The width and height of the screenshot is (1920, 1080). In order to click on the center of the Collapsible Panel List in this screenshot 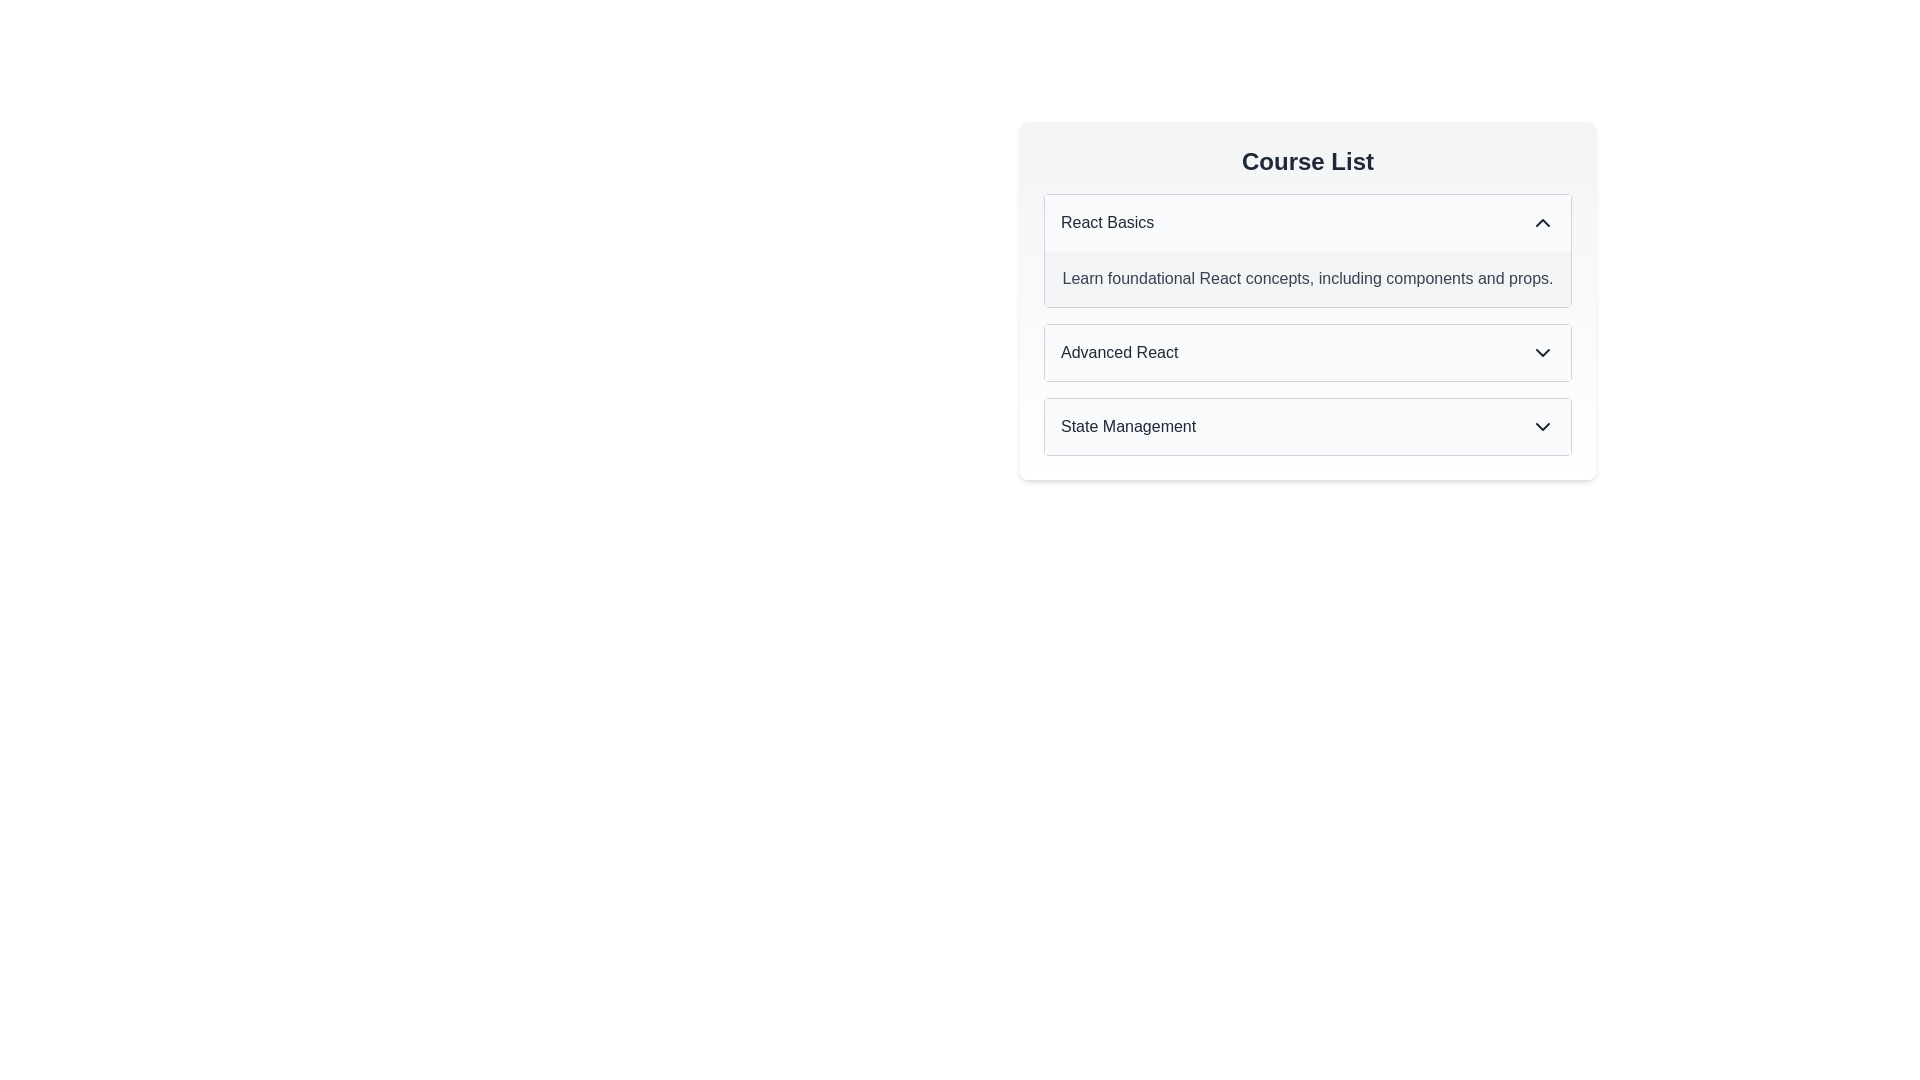, I will do `click(1308, 300)`.